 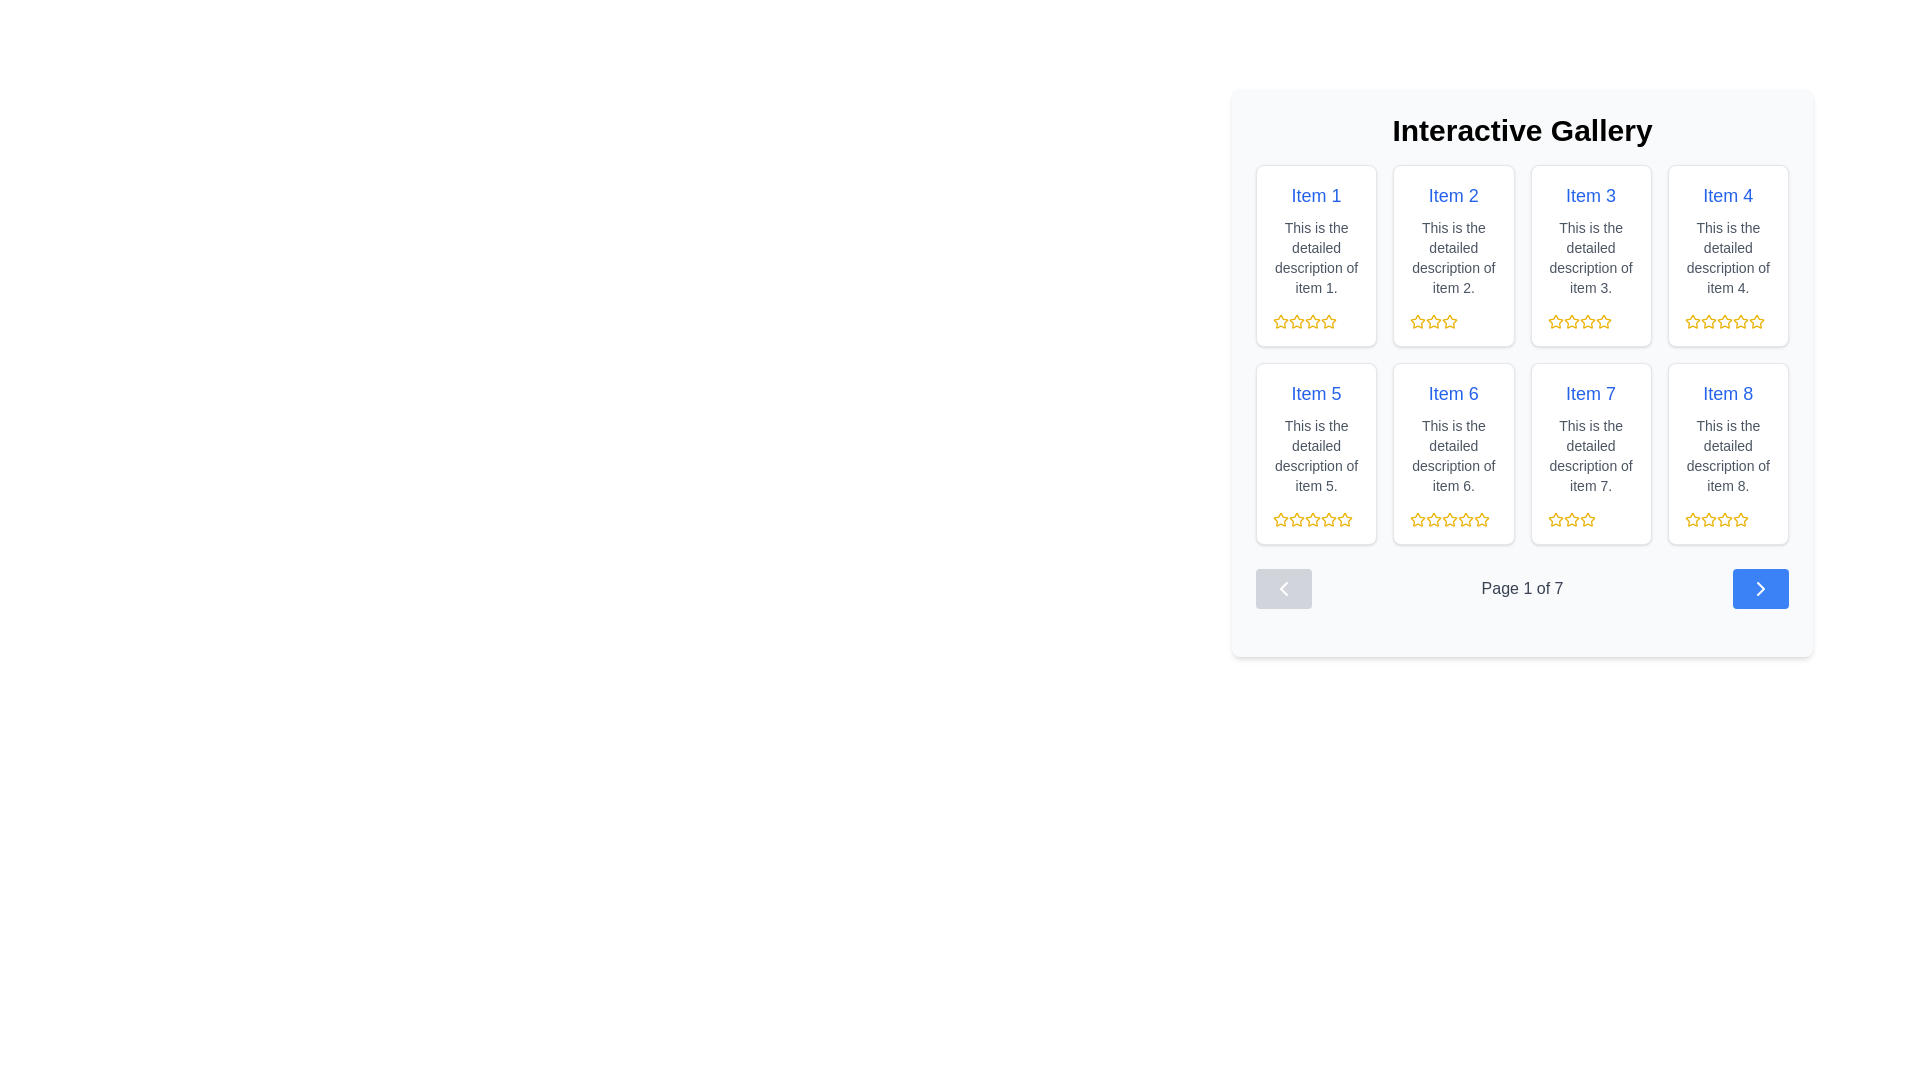 I want to click on the second star icon in the rating system under 'Item 5', so click(x=1344, y=518).